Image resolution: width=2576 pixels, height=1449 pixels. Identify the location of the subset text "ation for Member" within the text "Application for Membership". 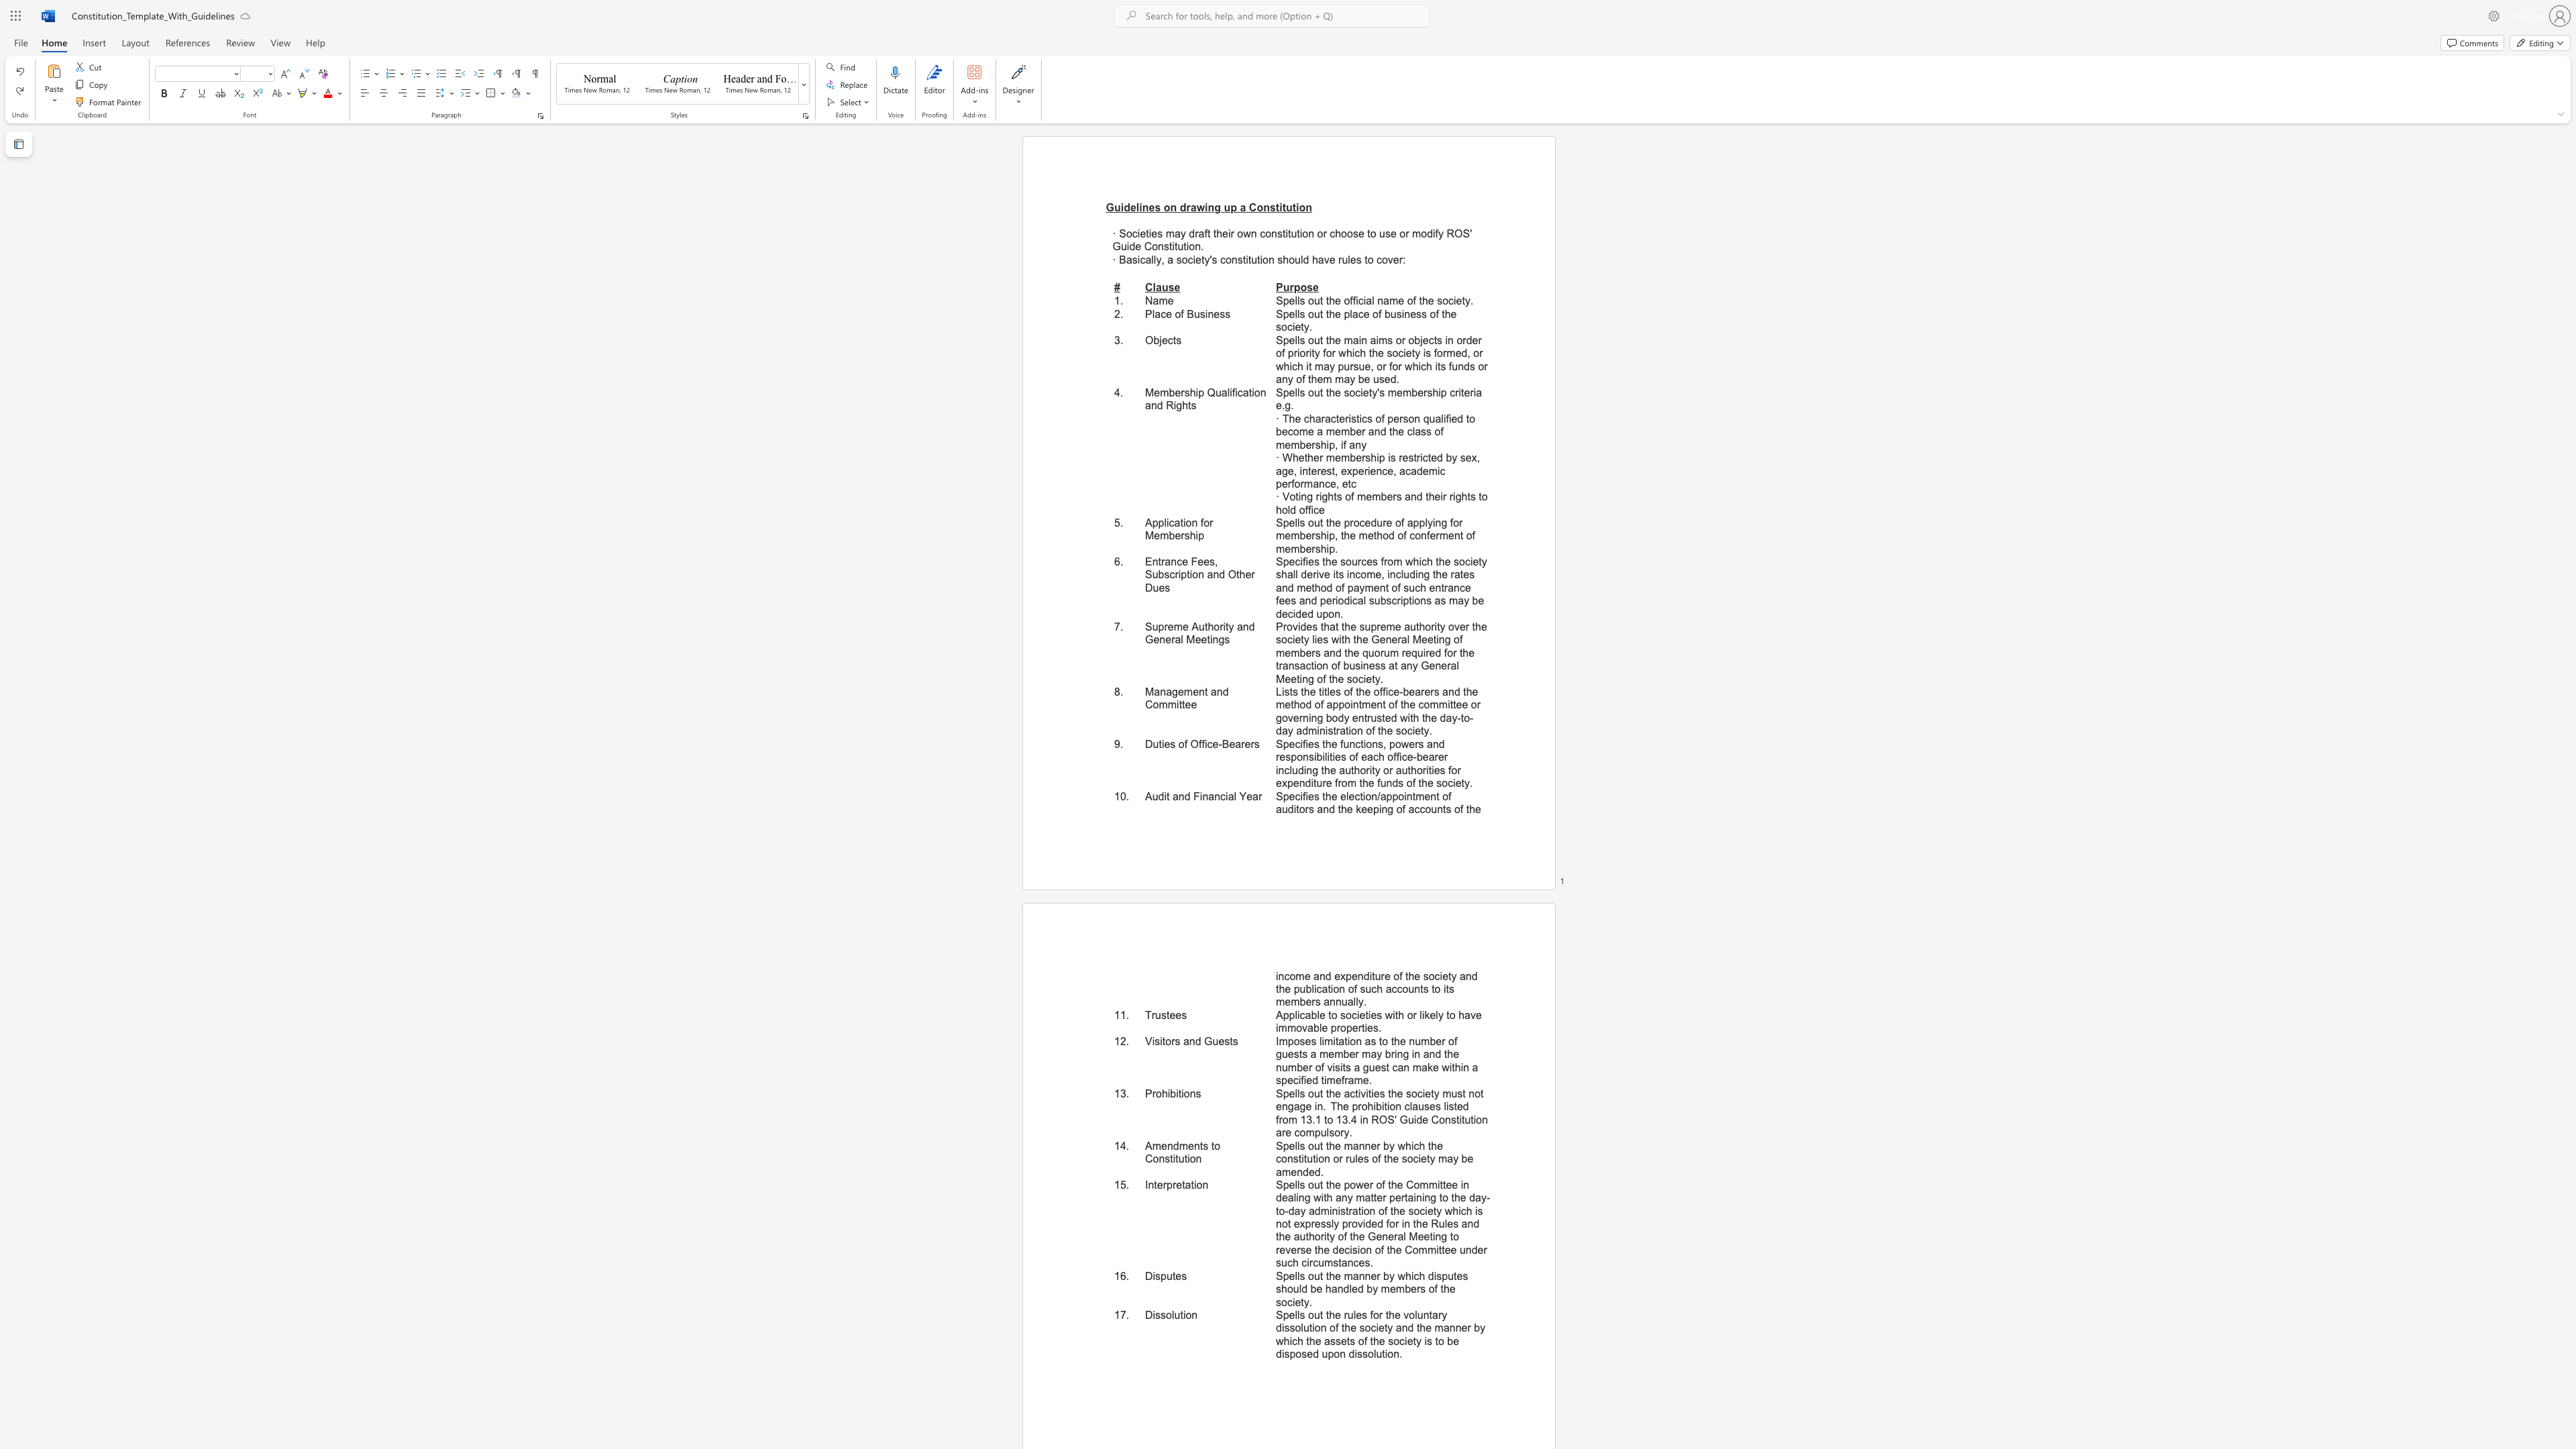
(1173, 522).